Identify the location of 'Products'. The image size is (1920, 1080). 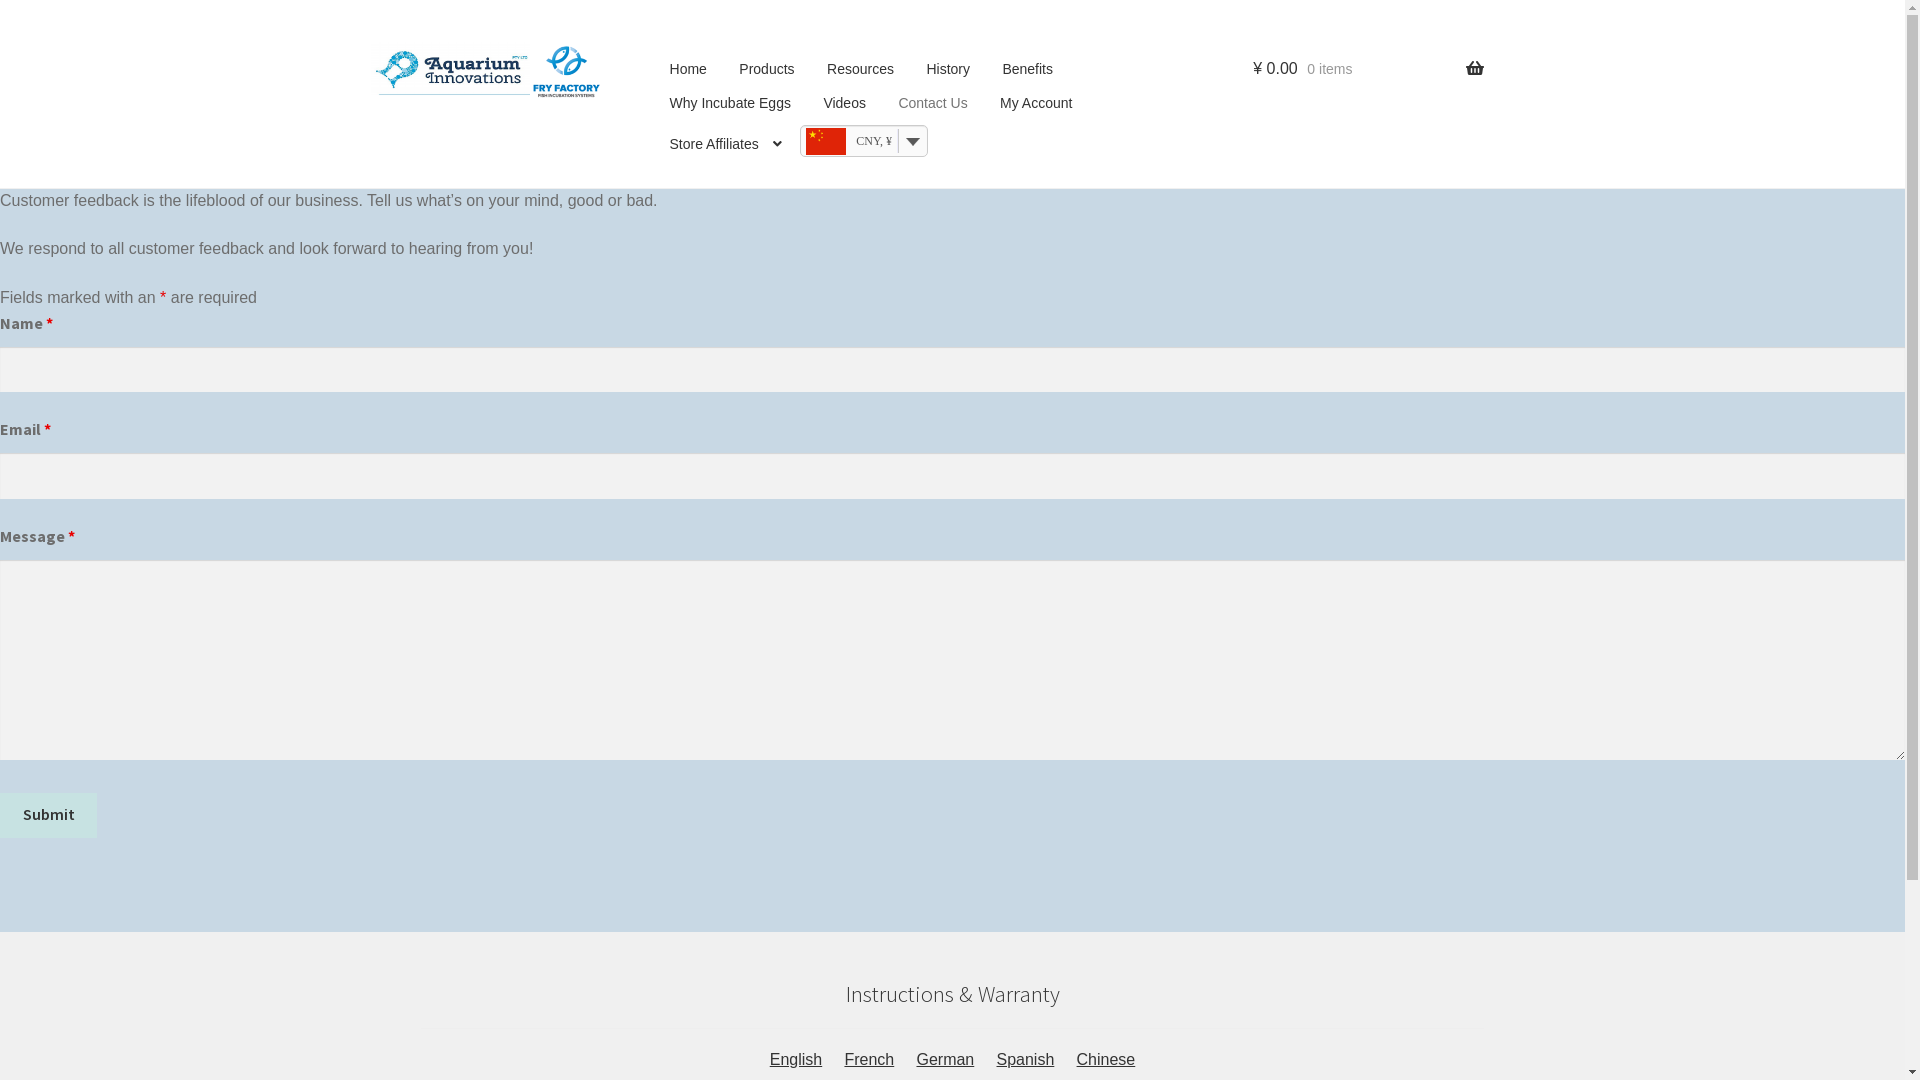
(765, 73).